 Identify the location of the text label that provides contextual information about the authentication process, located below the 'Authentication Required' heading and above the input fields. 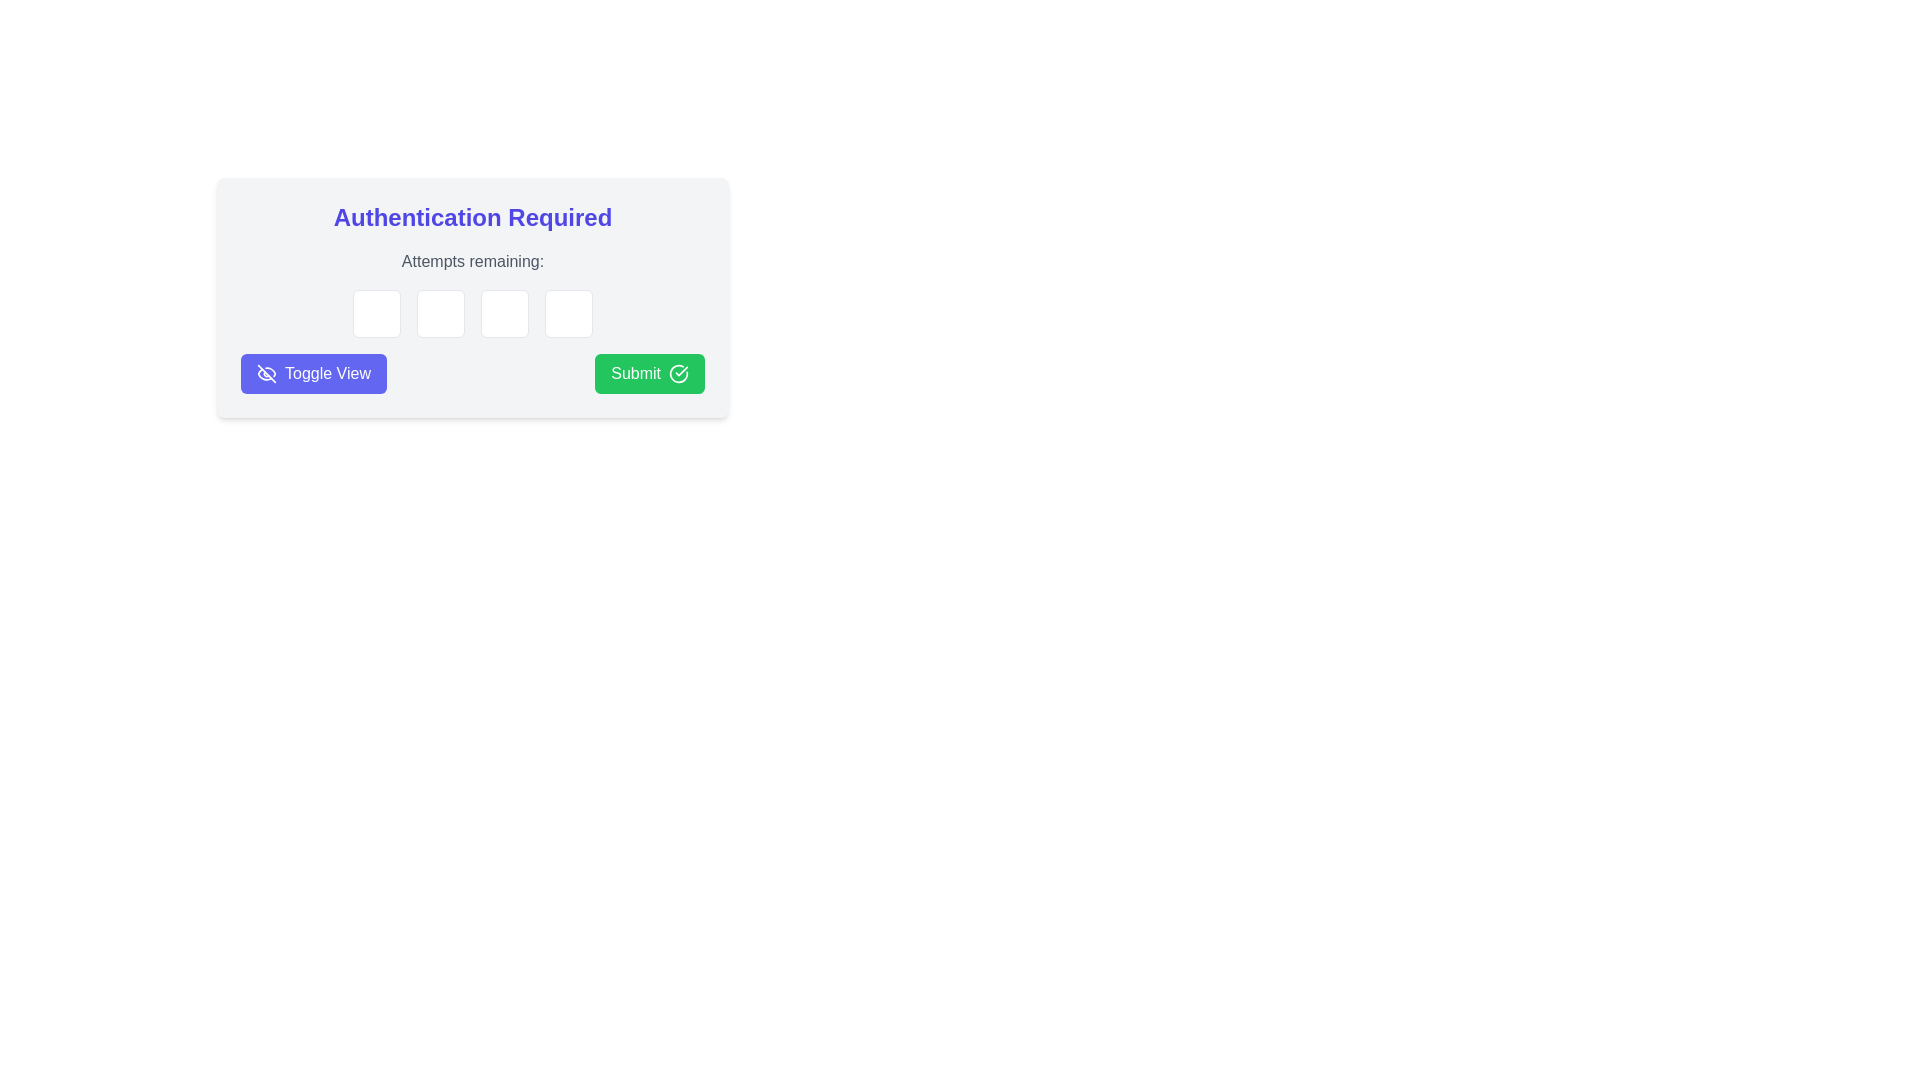
(472, 261).